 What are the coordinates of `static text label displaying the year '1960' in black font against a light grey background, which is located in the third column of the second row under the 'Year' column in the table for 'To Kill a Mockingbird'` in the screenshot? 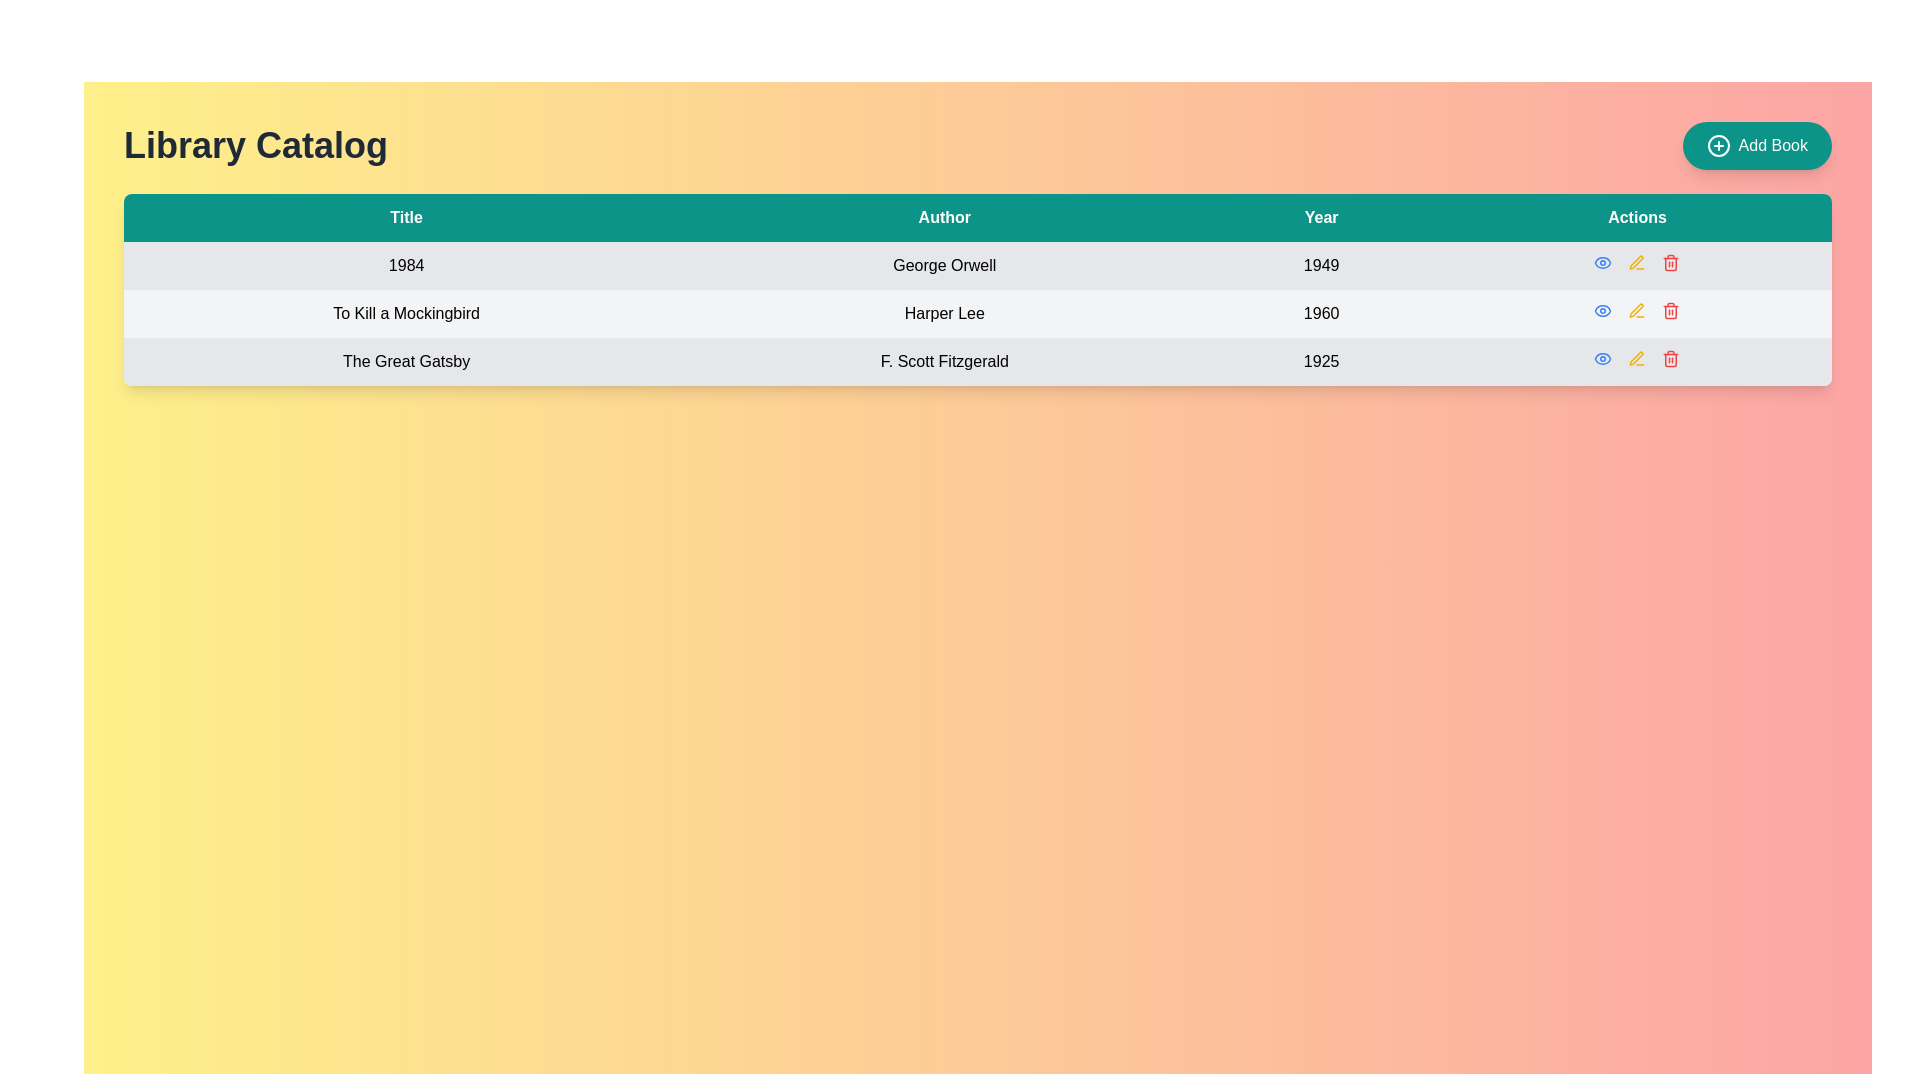 It's located at (1321, 313).